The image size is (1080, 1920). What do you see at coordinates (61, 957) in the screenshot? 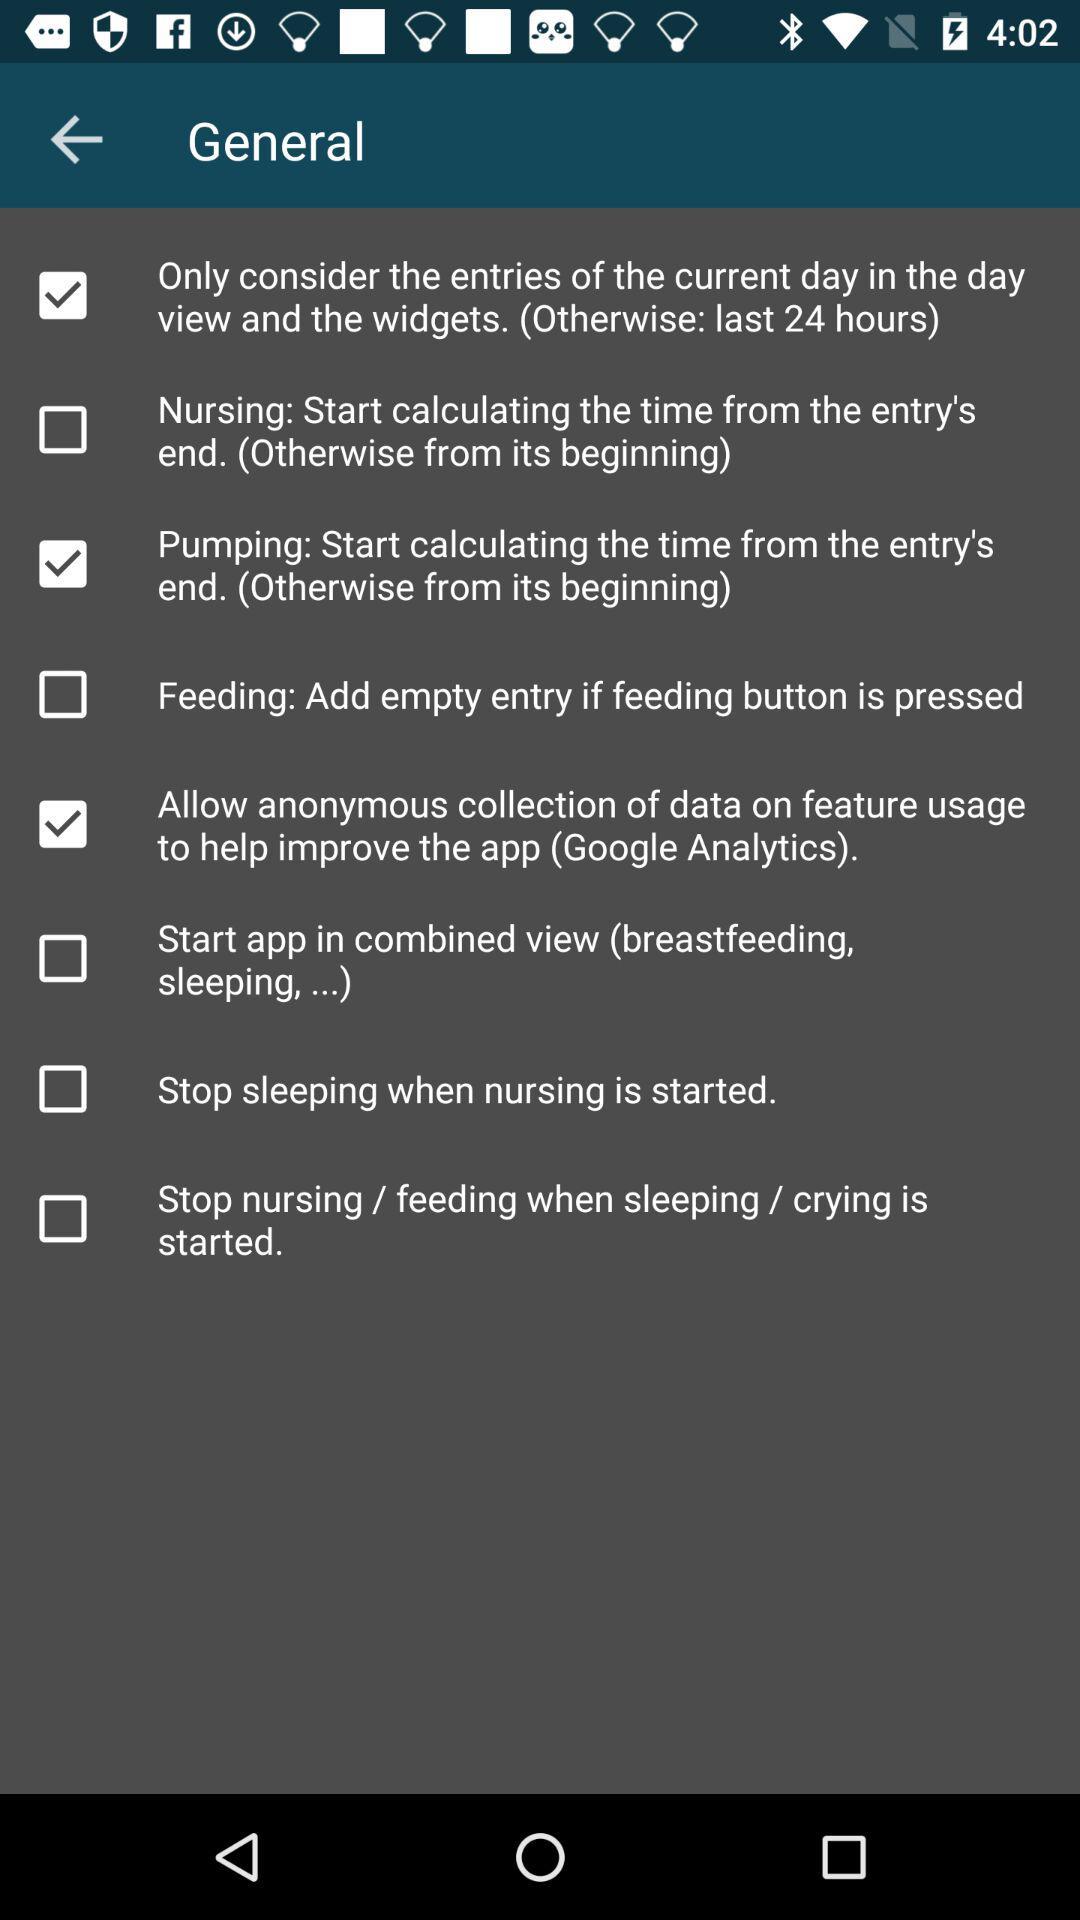
I see `option` at bounding box center [61, 957].